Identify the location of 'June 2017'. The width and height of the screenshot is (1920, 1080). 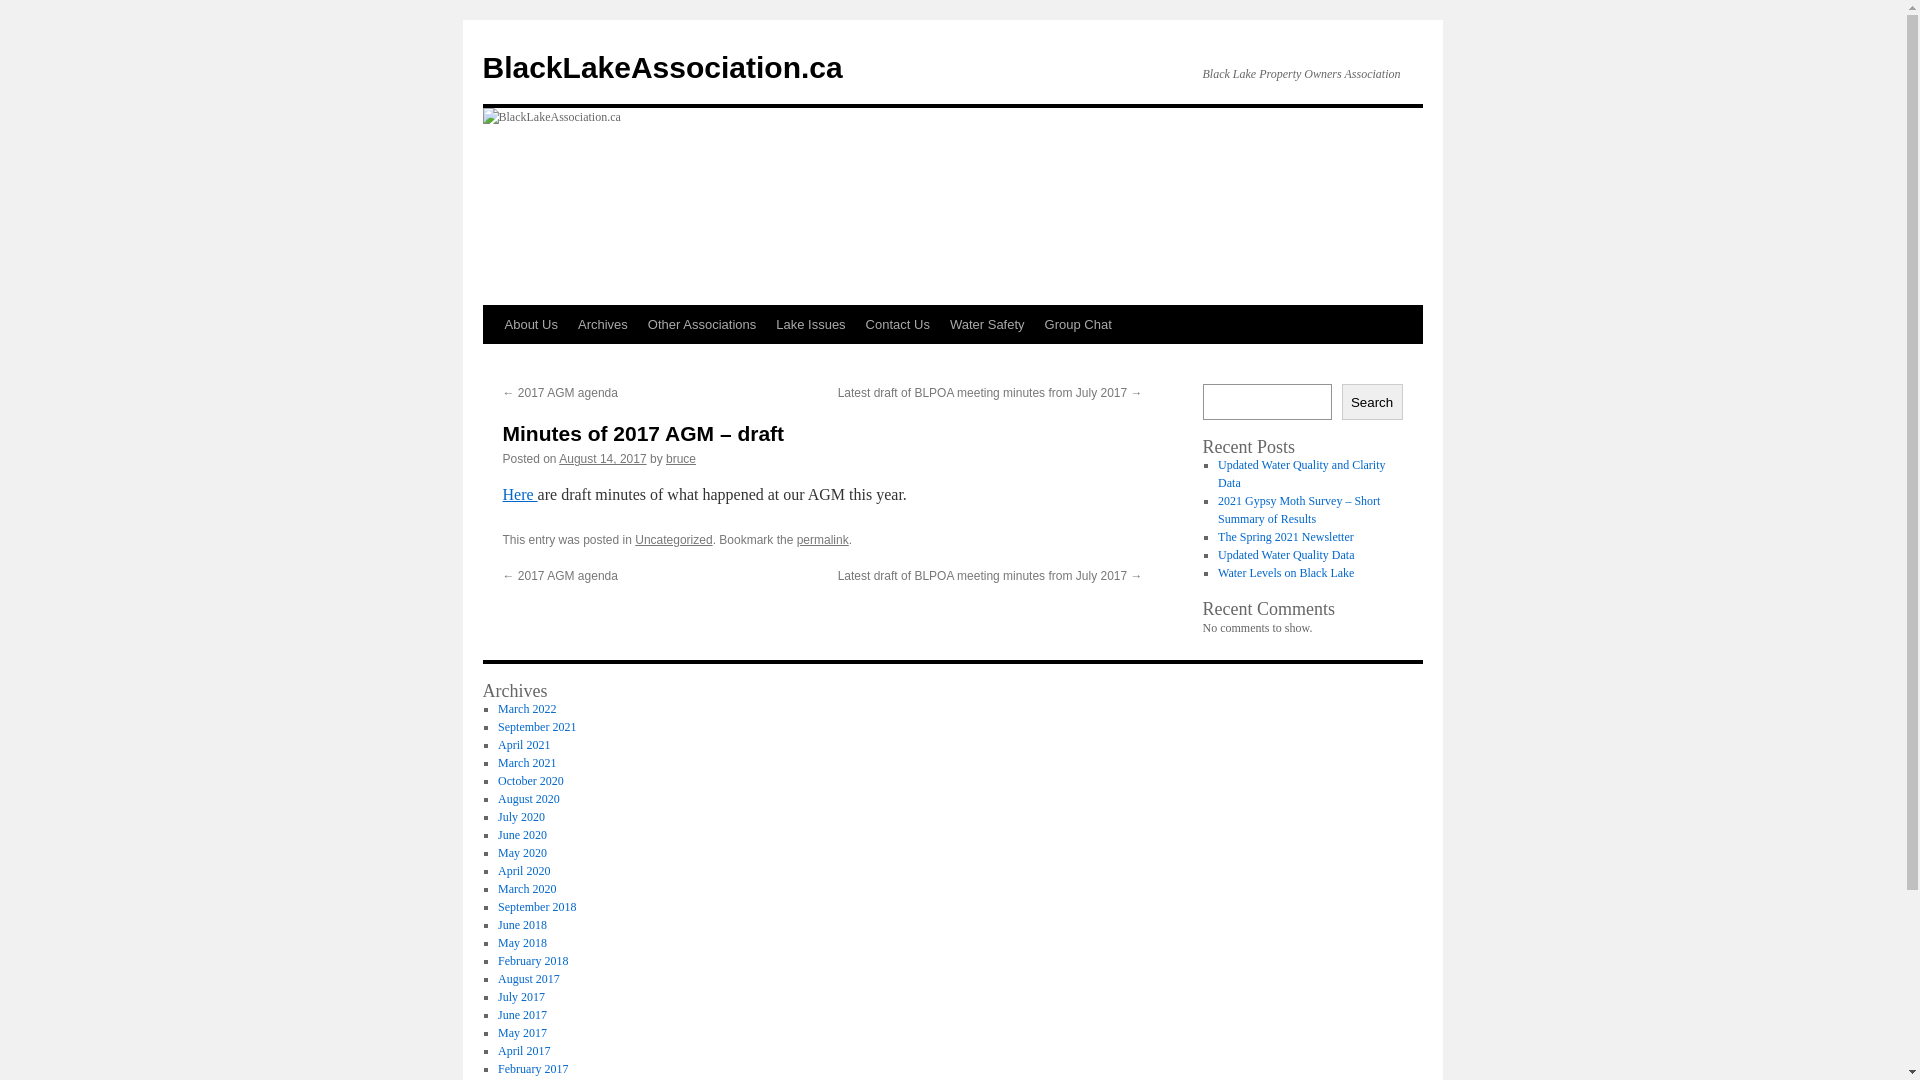
(498, 1014).